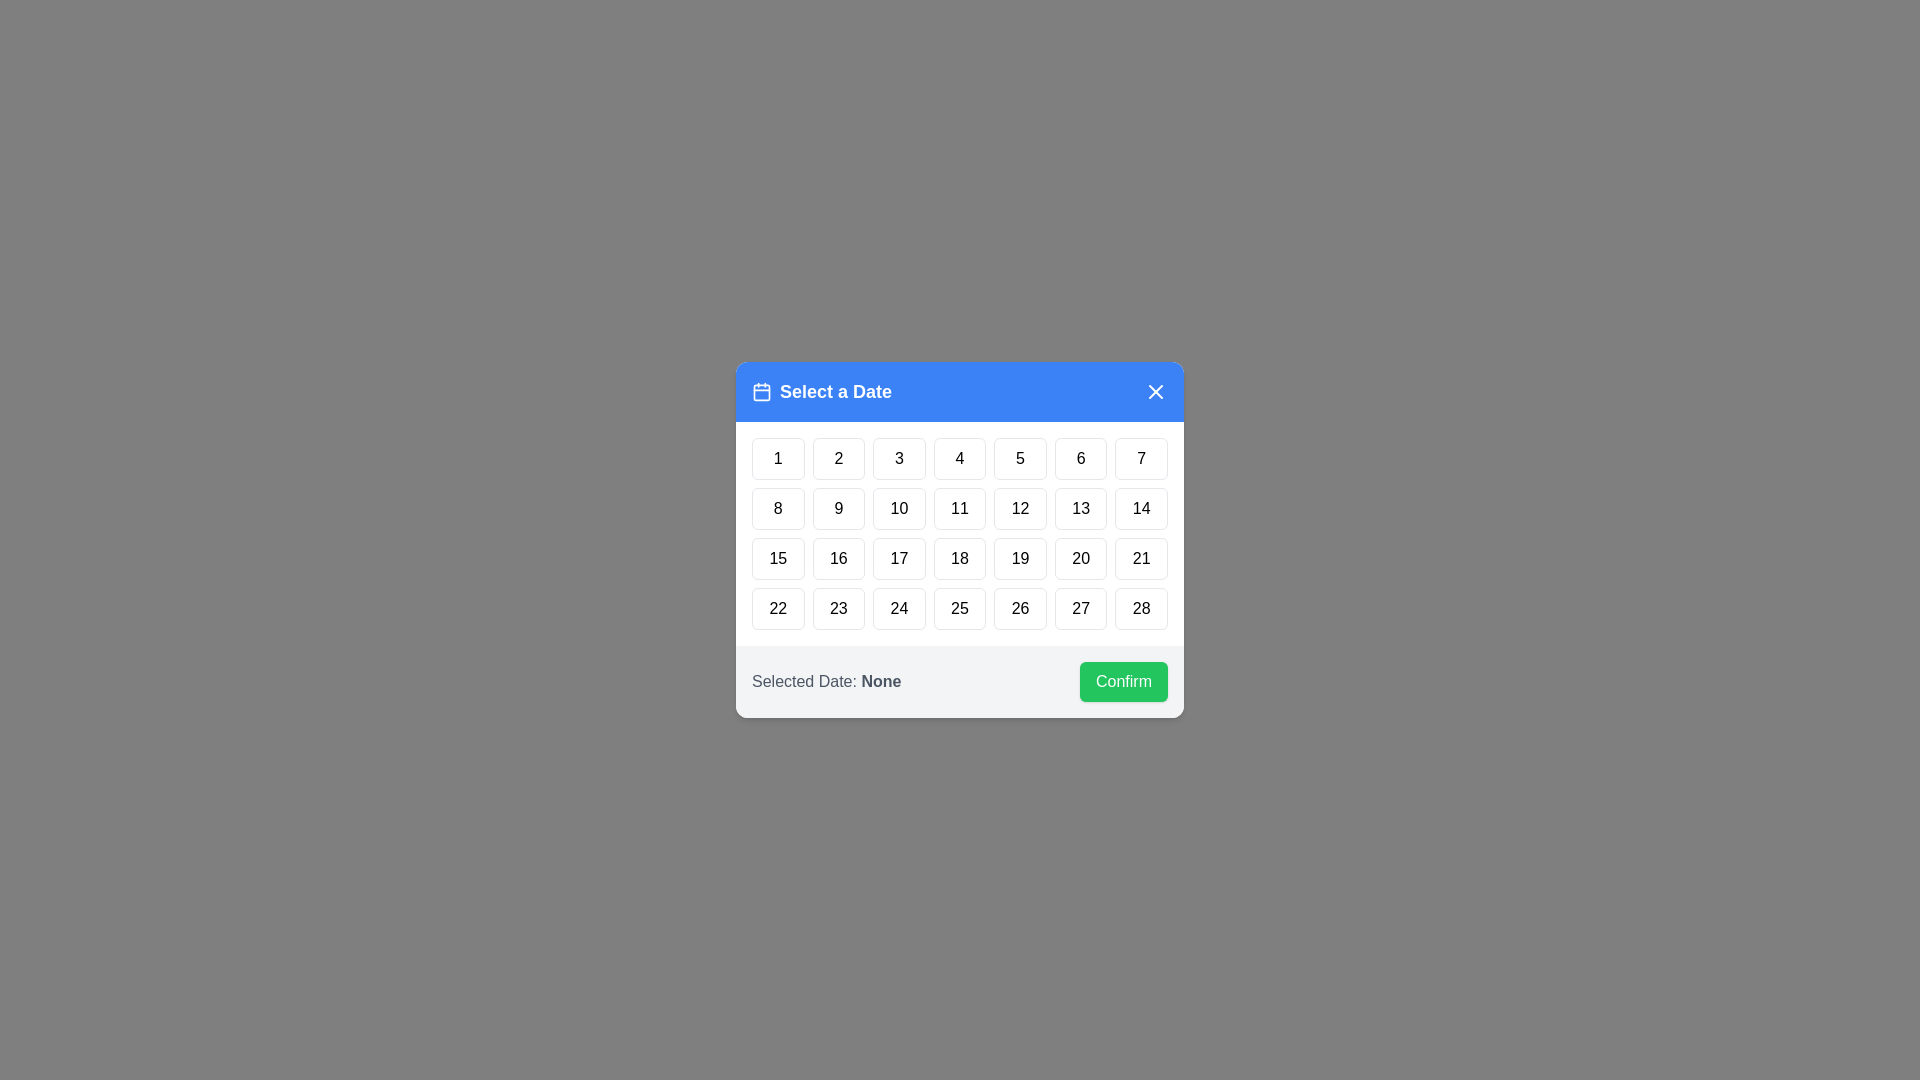 Image resolution: width=1920 pixels, height=1080 pixels. What do you see at coordinates (960, 559) in the screenshot?
I see `the button representing the day 18 to select that date` at bounding box center [960, 559].